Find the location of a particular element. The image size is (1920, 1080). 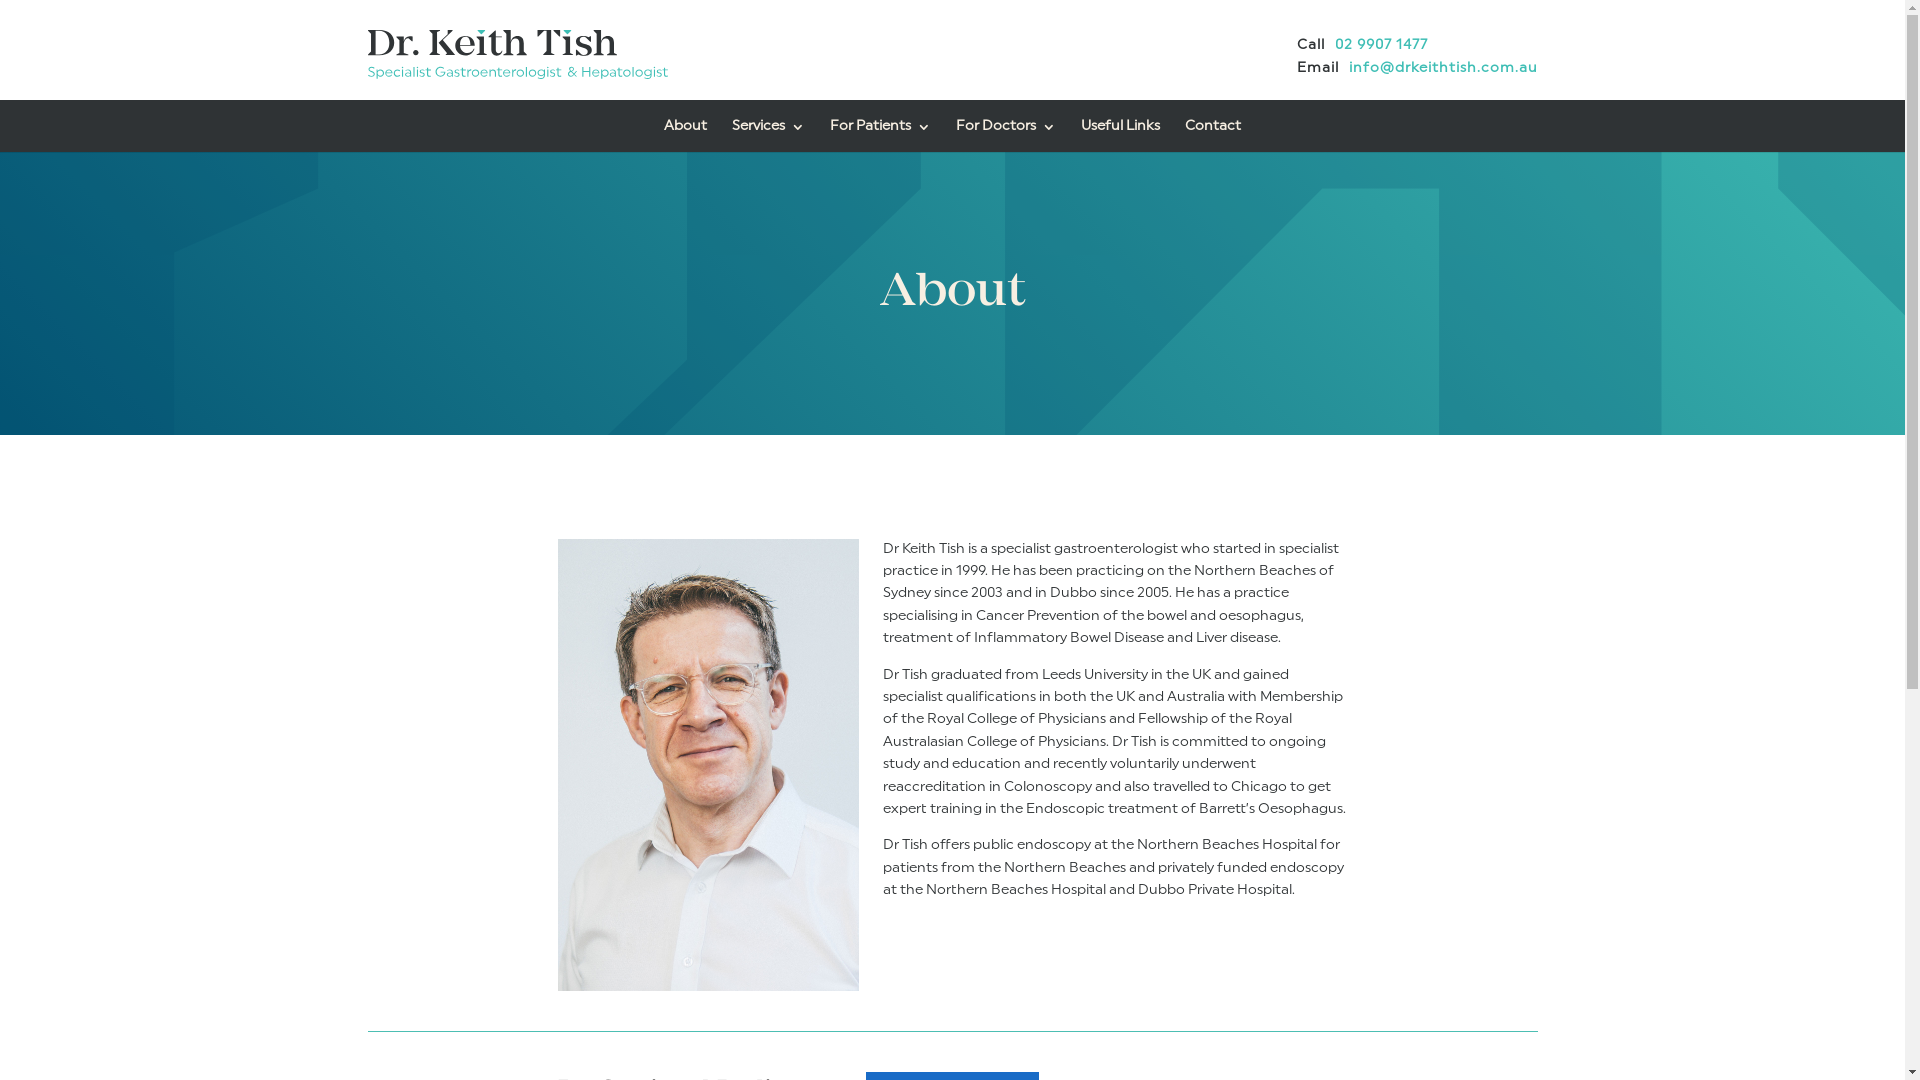

'02 9907 1477' is located at coordinates (1374, 50).